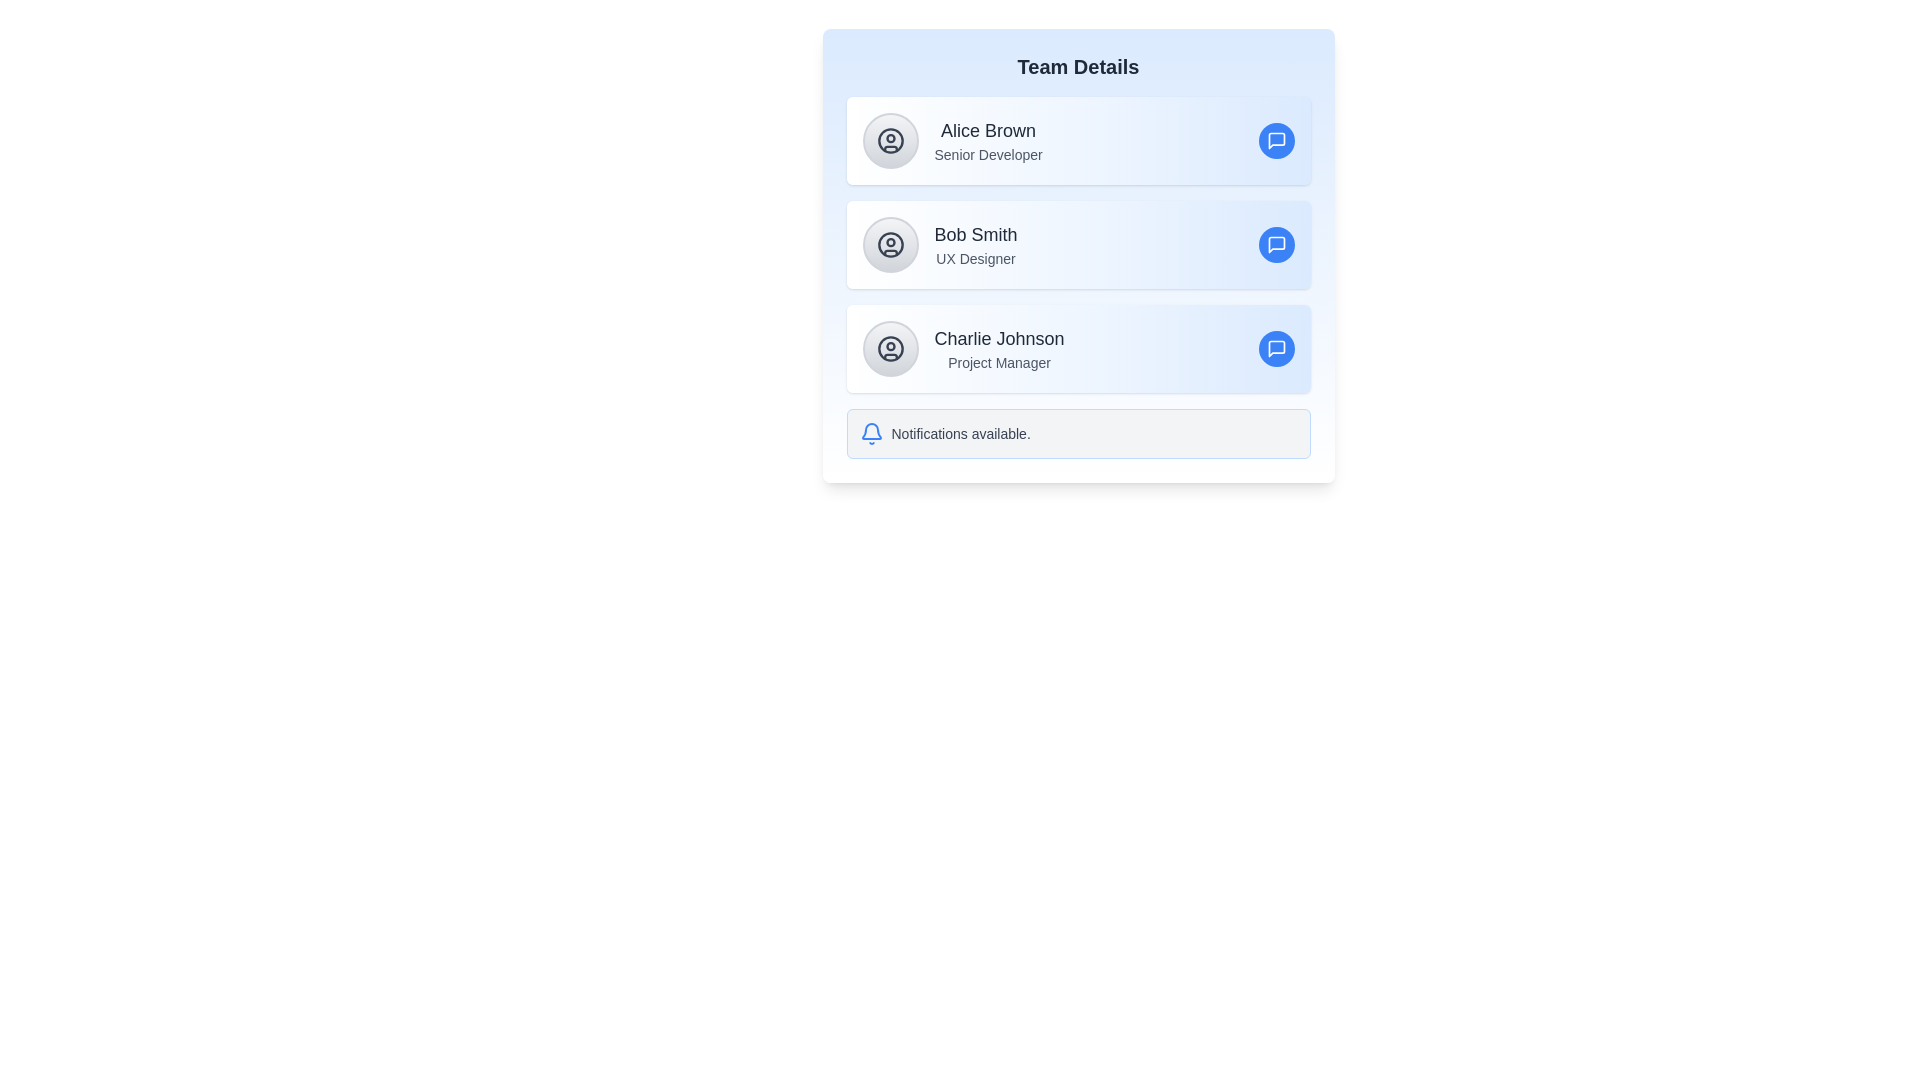  I want to click on the speech bubble icon located to the right of 'Bob Smith, UX Designer' in the 'Team Details' section to initiate a chat, so click(1275, 244).